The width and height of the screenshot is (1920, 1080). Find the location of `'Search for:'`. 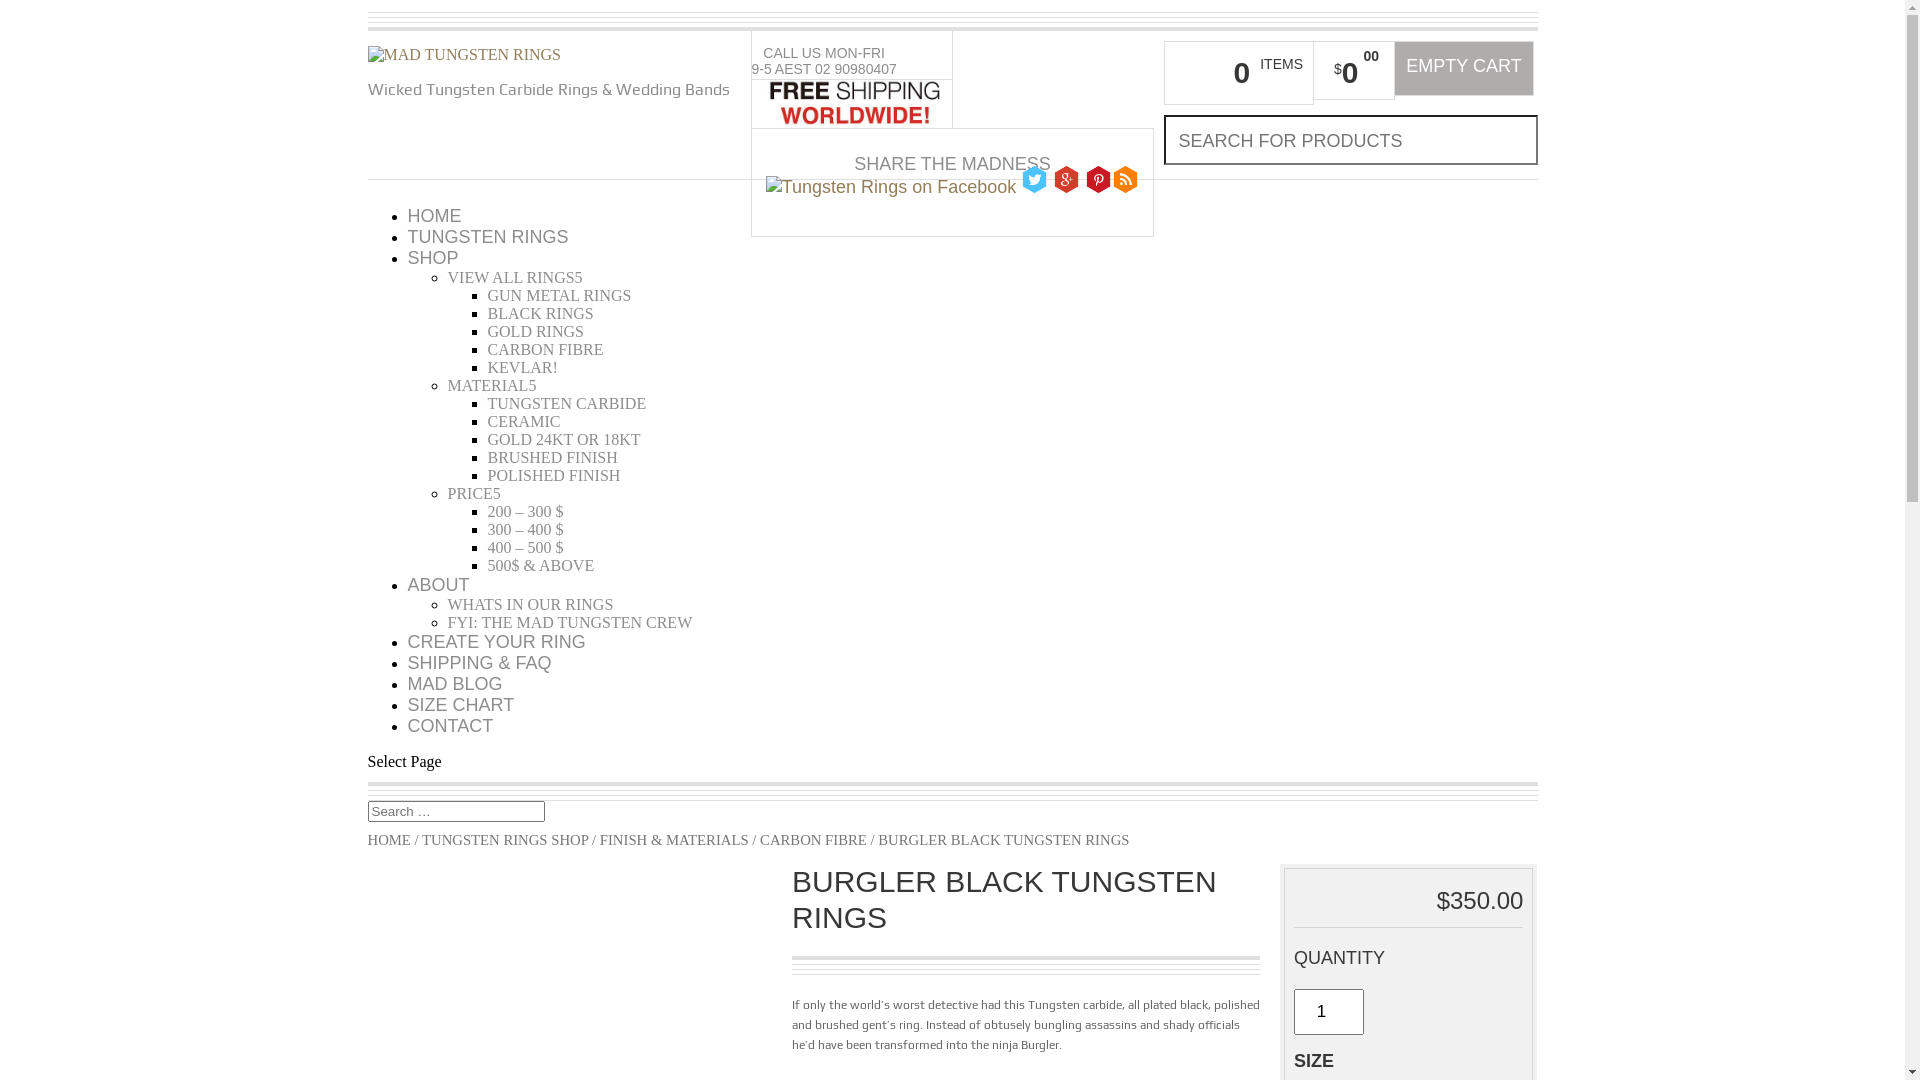

'Search for:' is located at coordinates (455, 811).